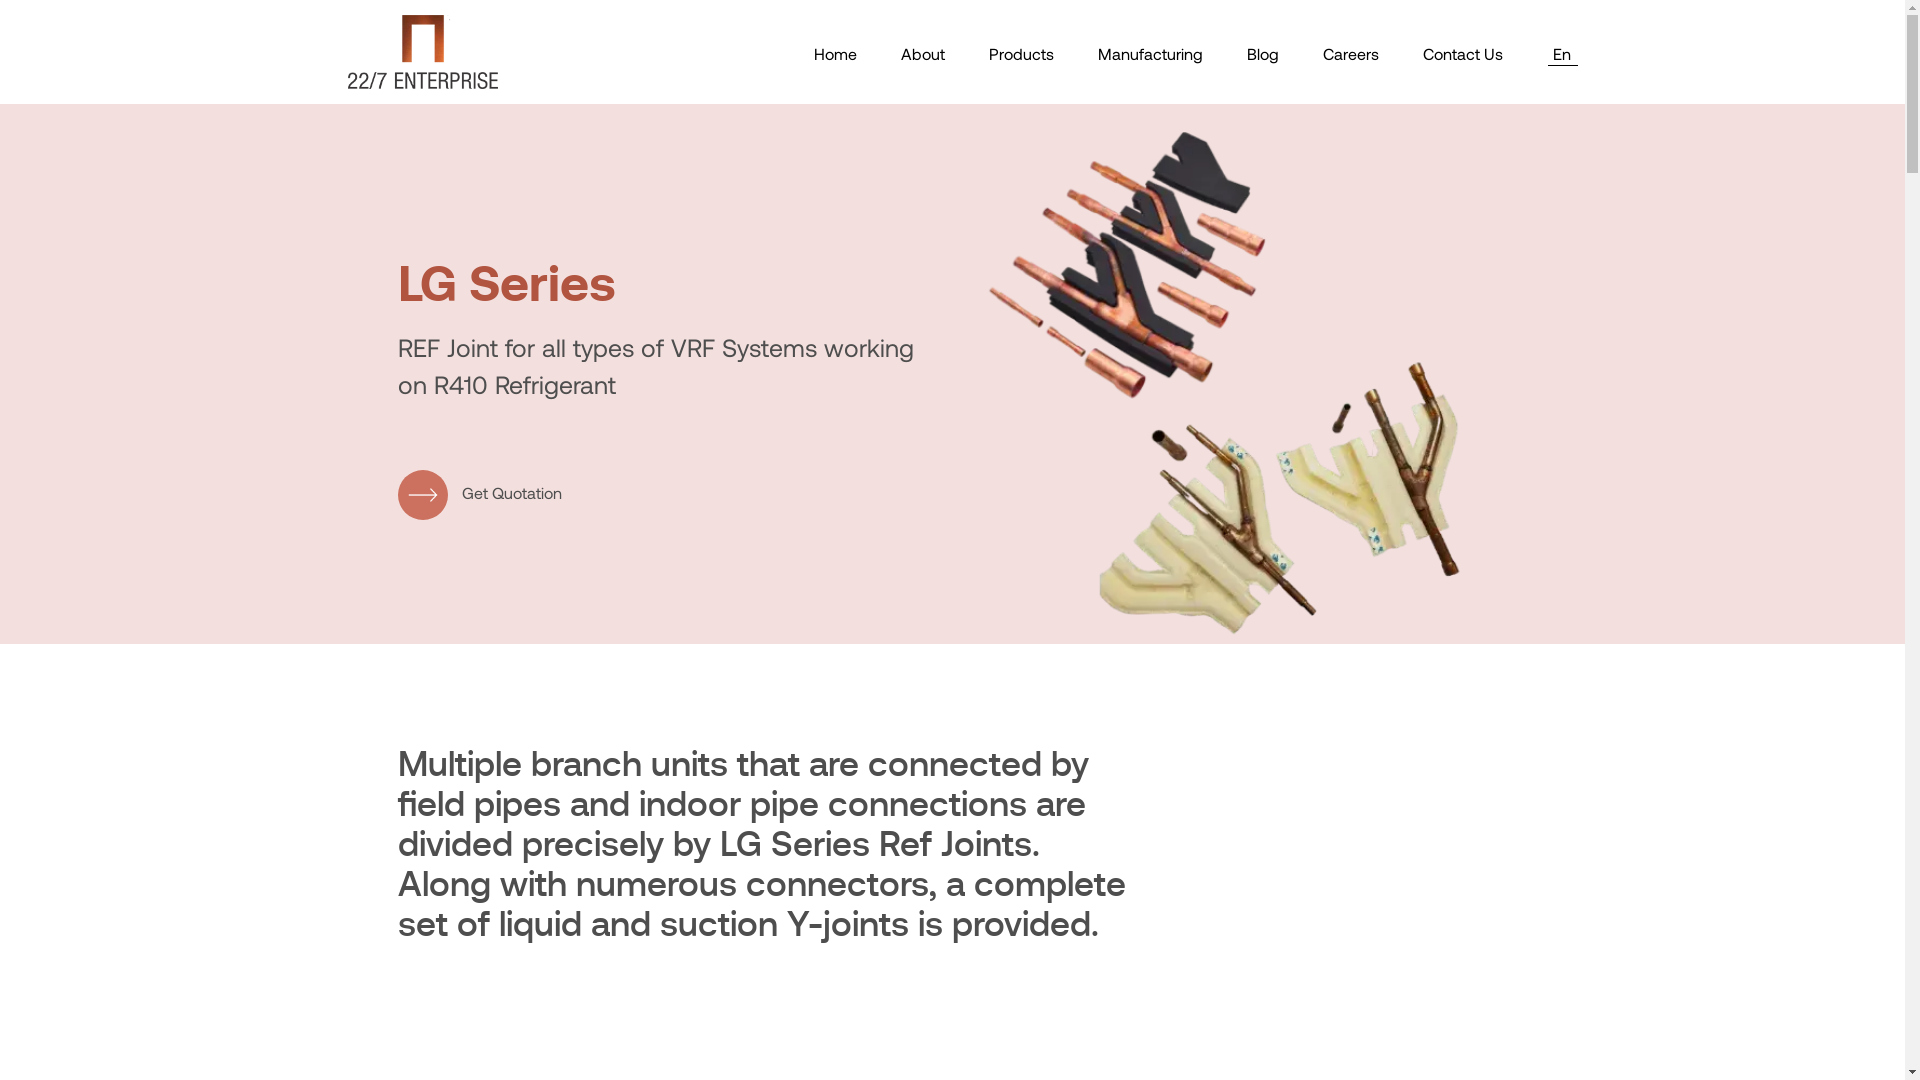 This screenshot has height=1080, width=1920. Describe the element at coordinates (1462, 52) in the screenshot. I see `'Contact Us'` at that location.